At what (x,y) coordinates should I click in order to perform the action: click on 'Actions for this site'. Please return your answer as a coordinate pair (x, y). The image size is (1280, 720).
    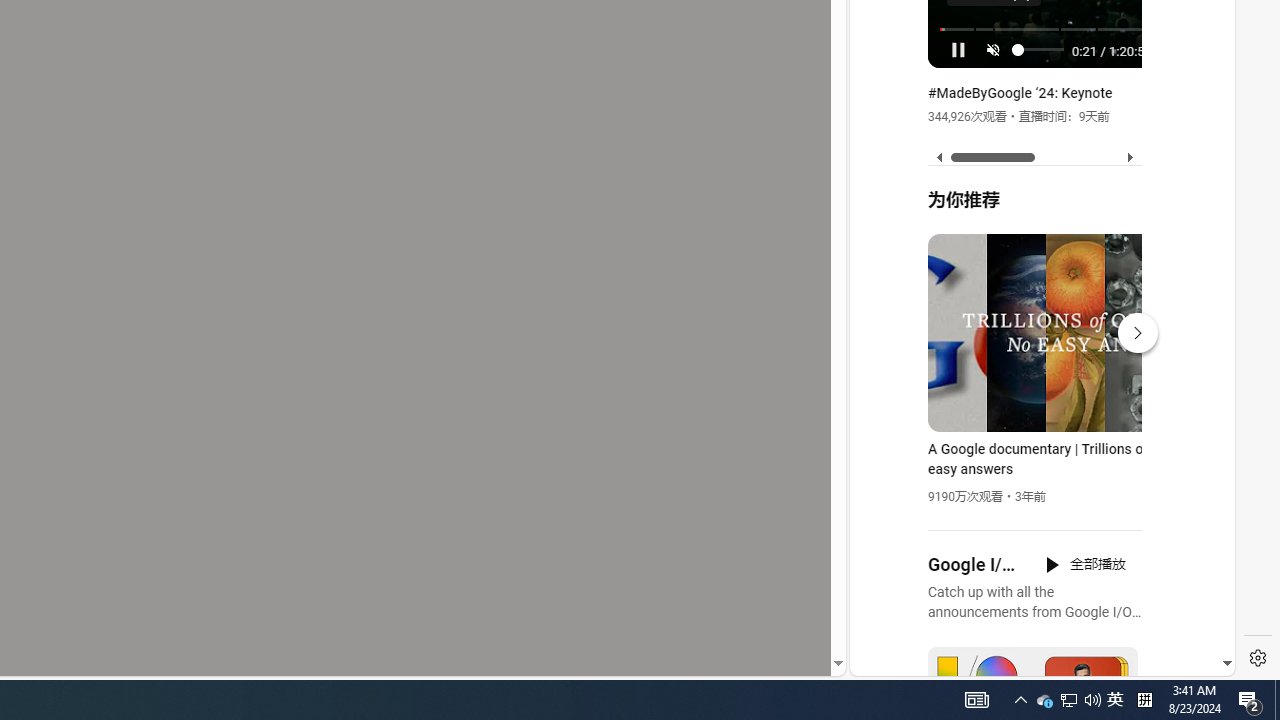
    Looking at the image, I should click on (1131, 442).